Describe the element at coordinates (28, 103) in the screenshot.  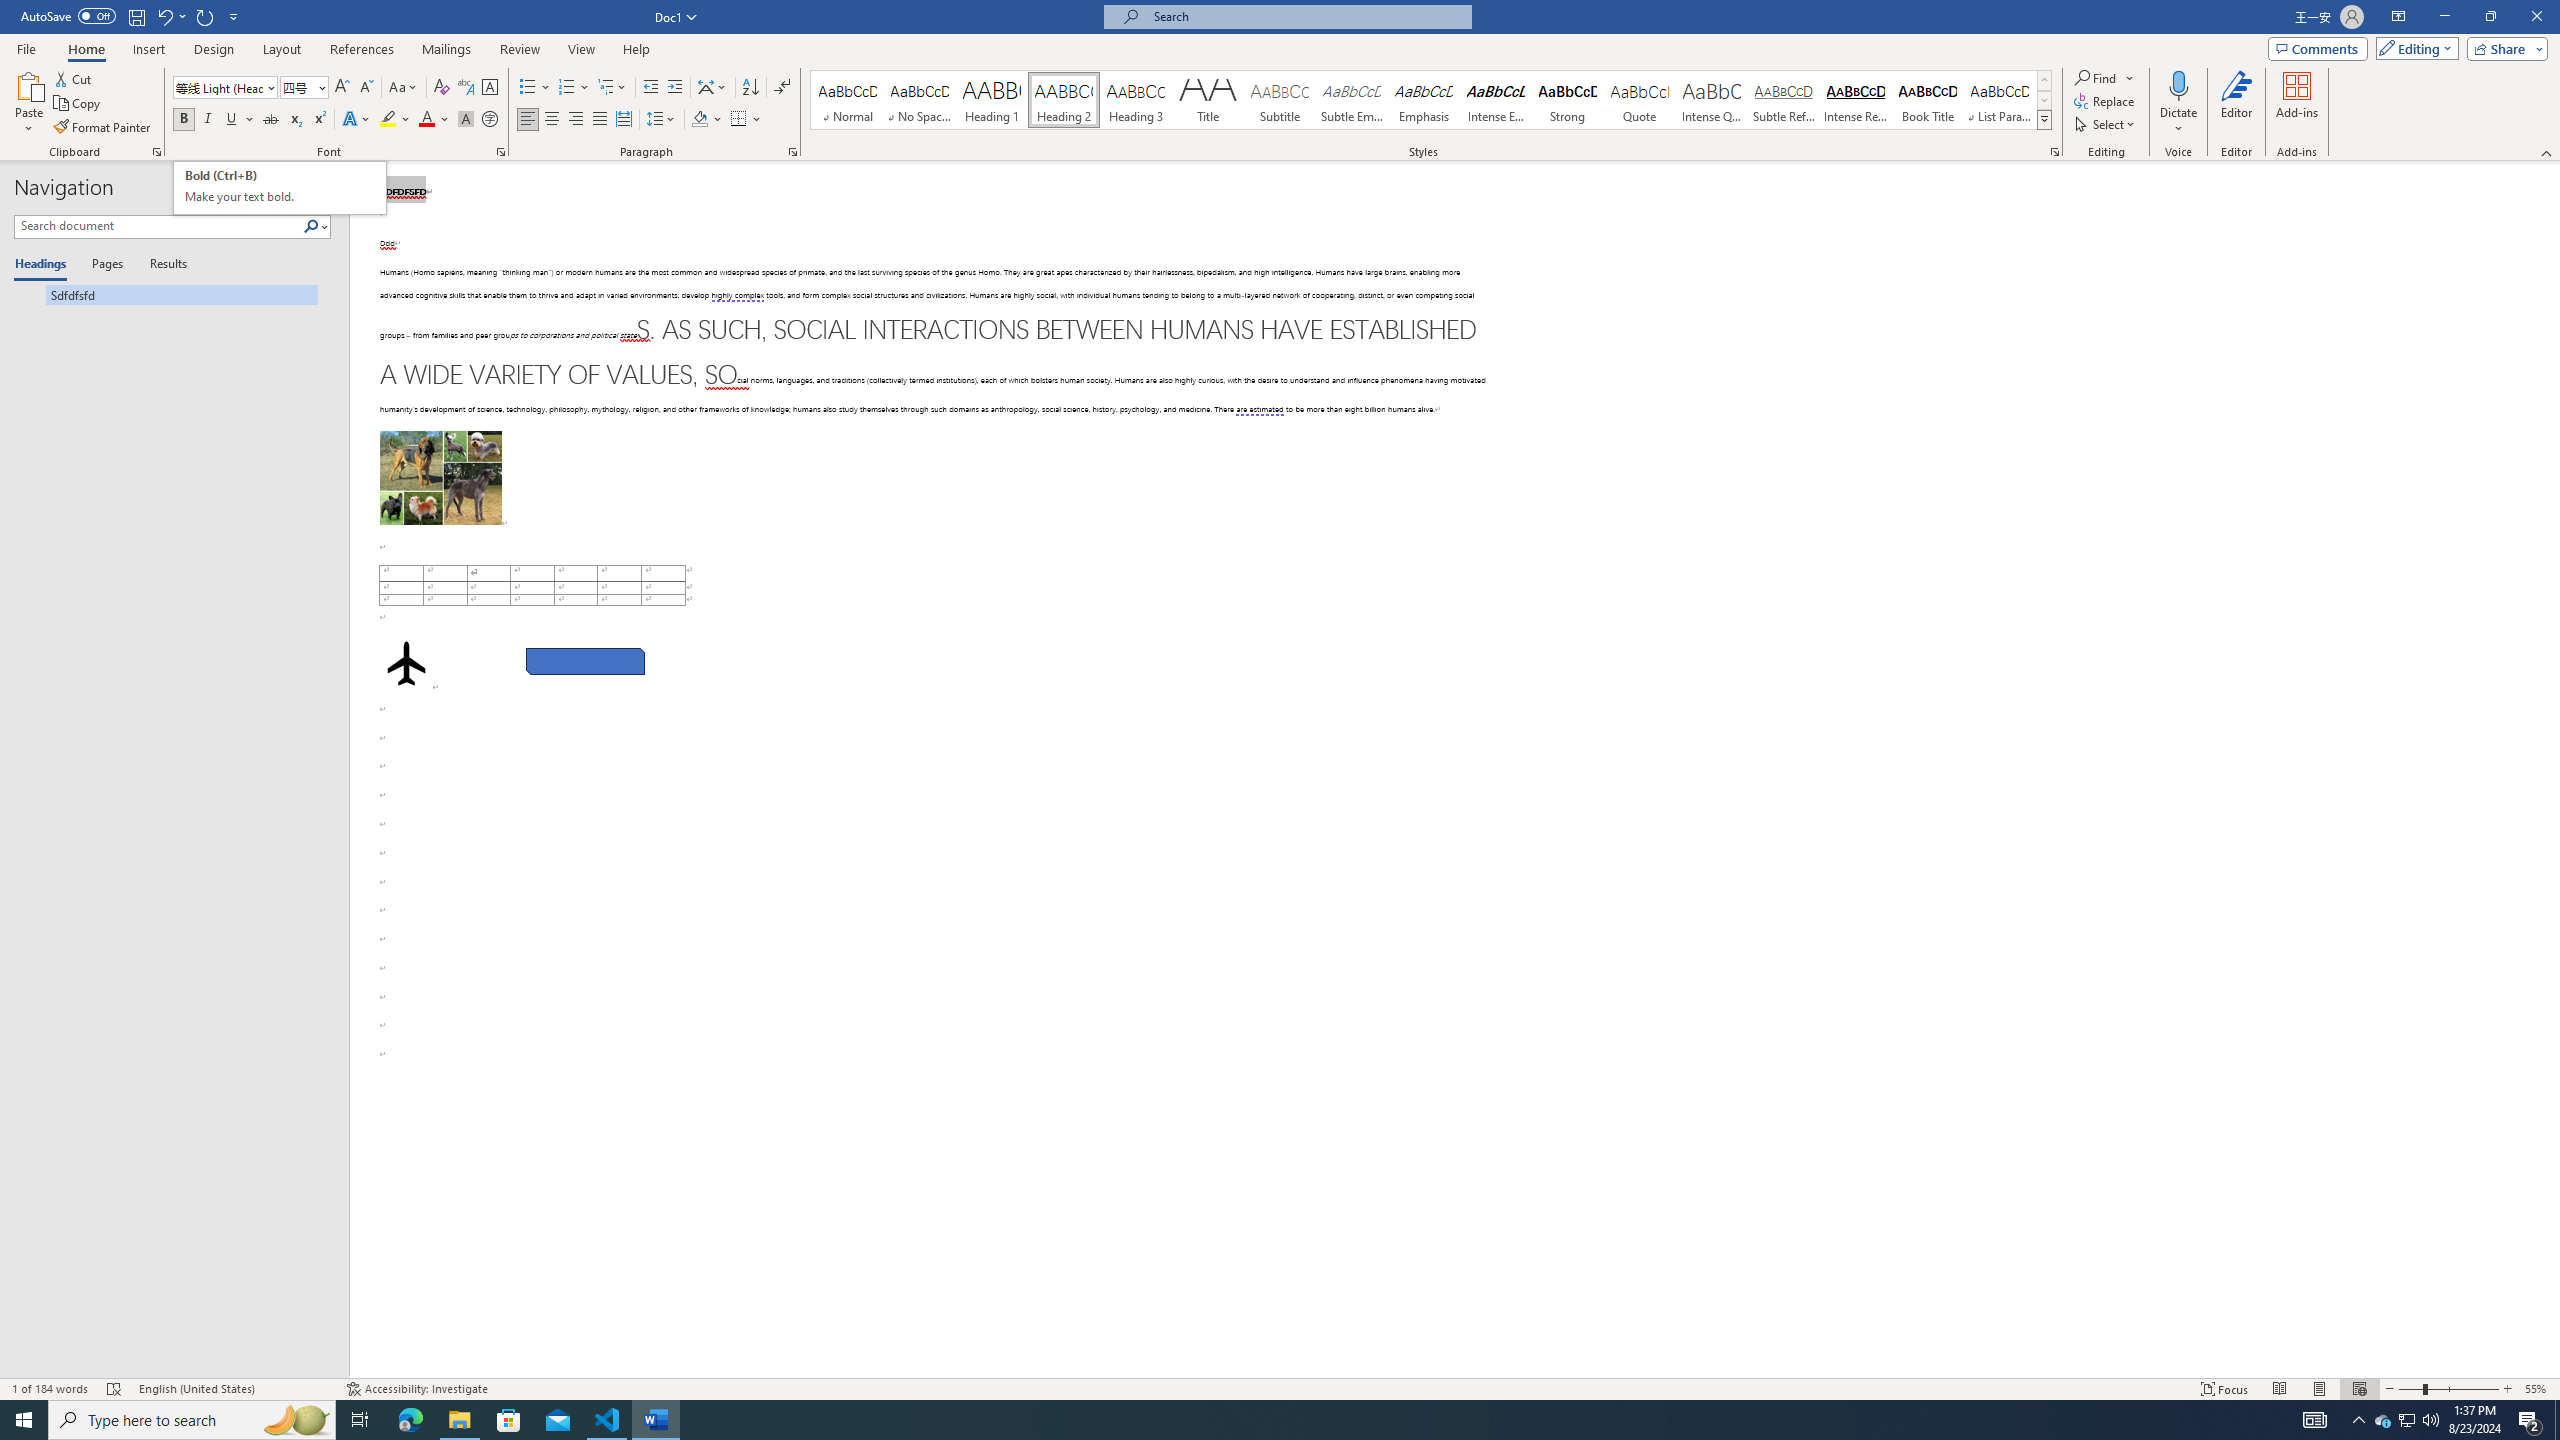
I see `'Paste'` at that location.